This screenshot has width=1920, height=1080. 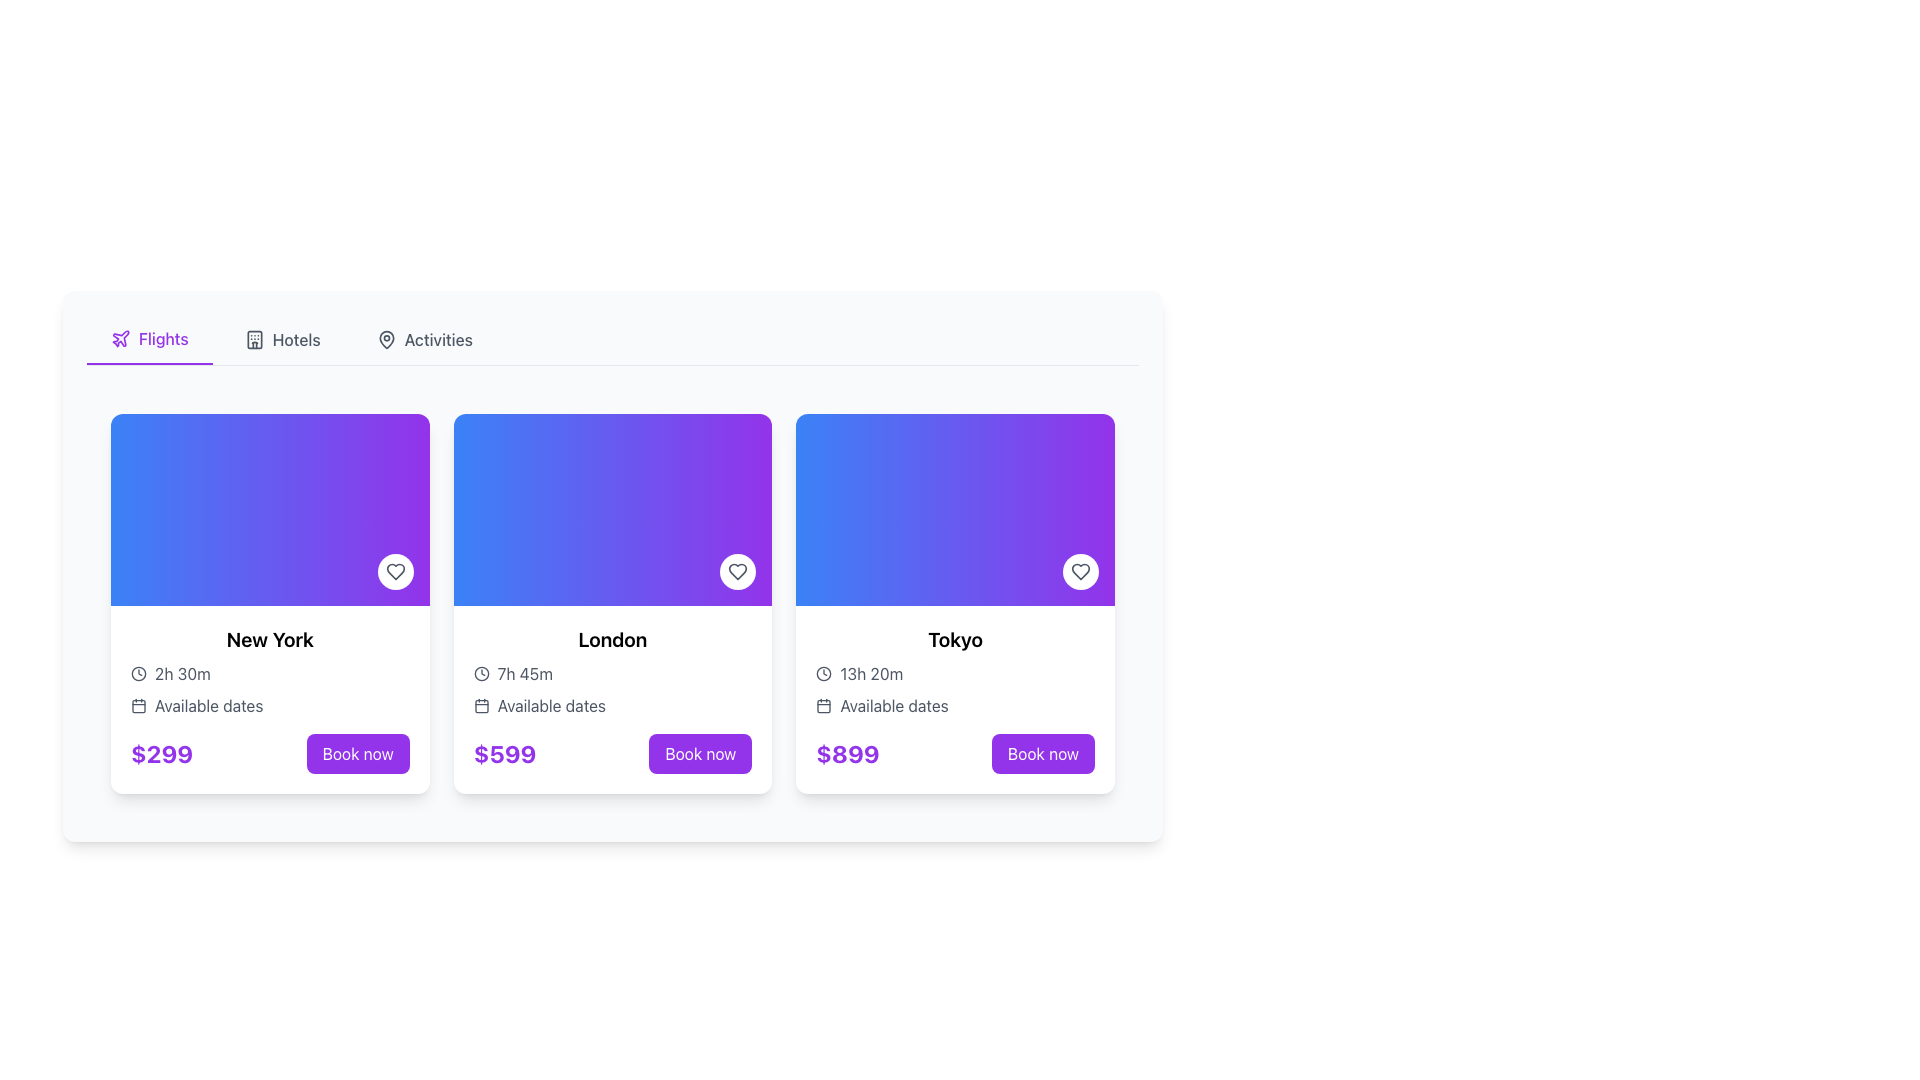 What do you see at coordinates (954, 640) in the screenshot?
I see `the text label that displays 'Tokyo', which is a large, bold text located in the top section of the third card` at bounding box center [954, 640].